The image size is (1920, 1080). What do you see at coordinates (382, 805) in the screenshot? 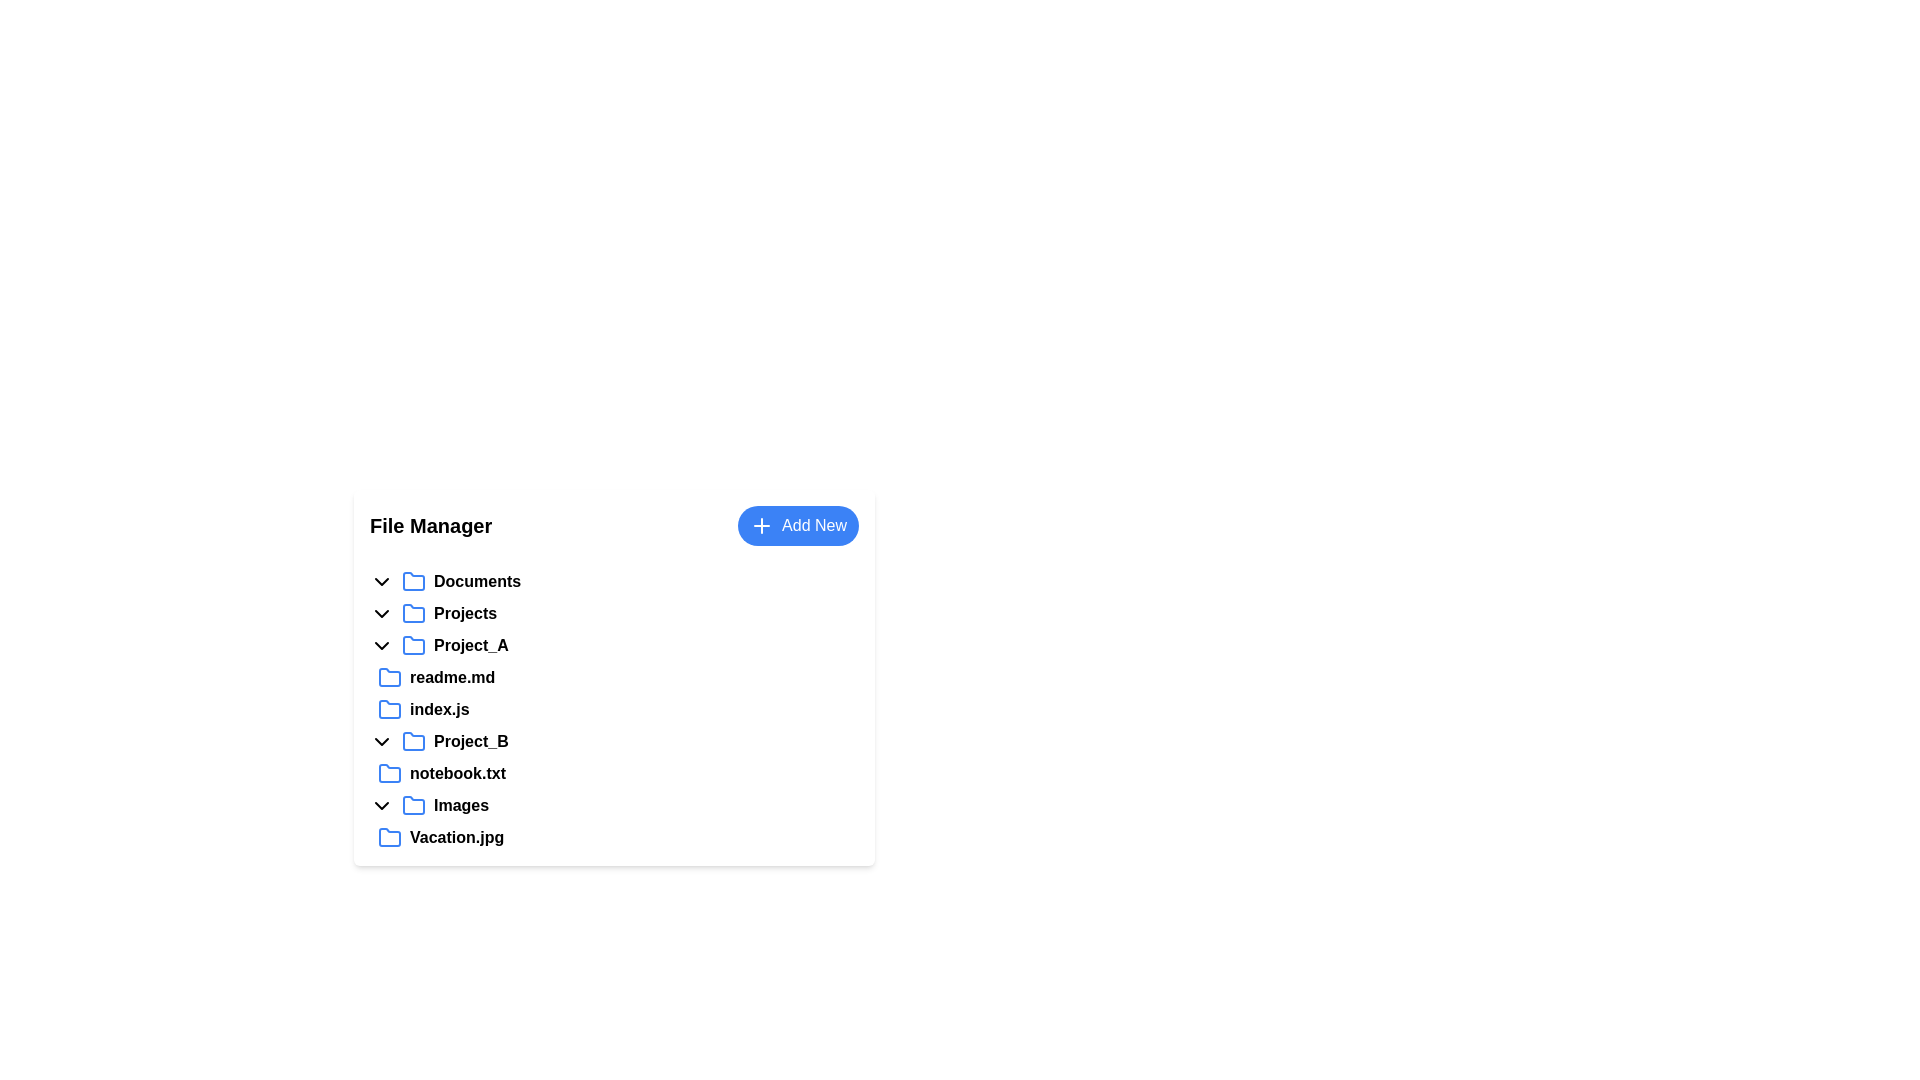
I see `the toggle button` at bounding box center [382, 805].